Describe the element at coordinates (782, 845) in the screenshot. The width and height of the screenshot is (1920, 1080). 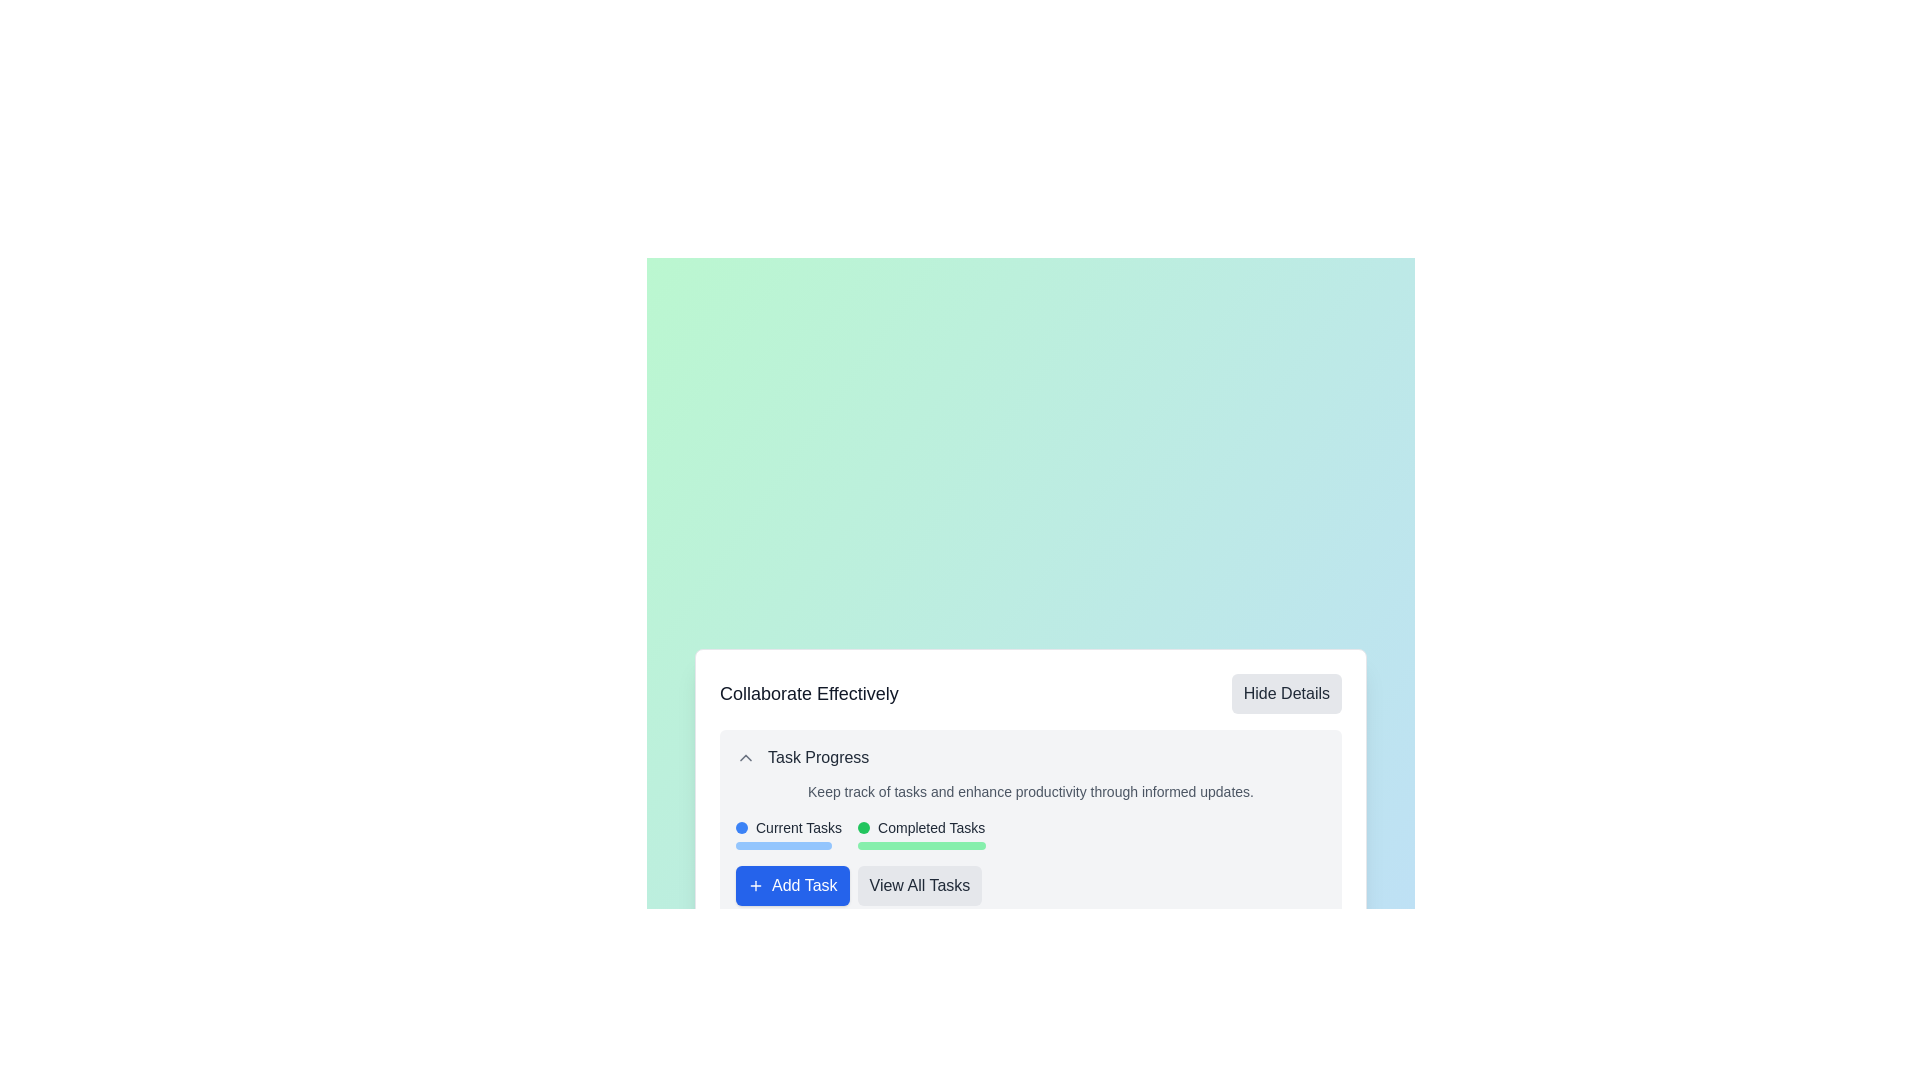
I see `the progress bar located below the 'Current Tasks' label and to the right of the blue circular icon, within the 'Task Progress' group` at that location.